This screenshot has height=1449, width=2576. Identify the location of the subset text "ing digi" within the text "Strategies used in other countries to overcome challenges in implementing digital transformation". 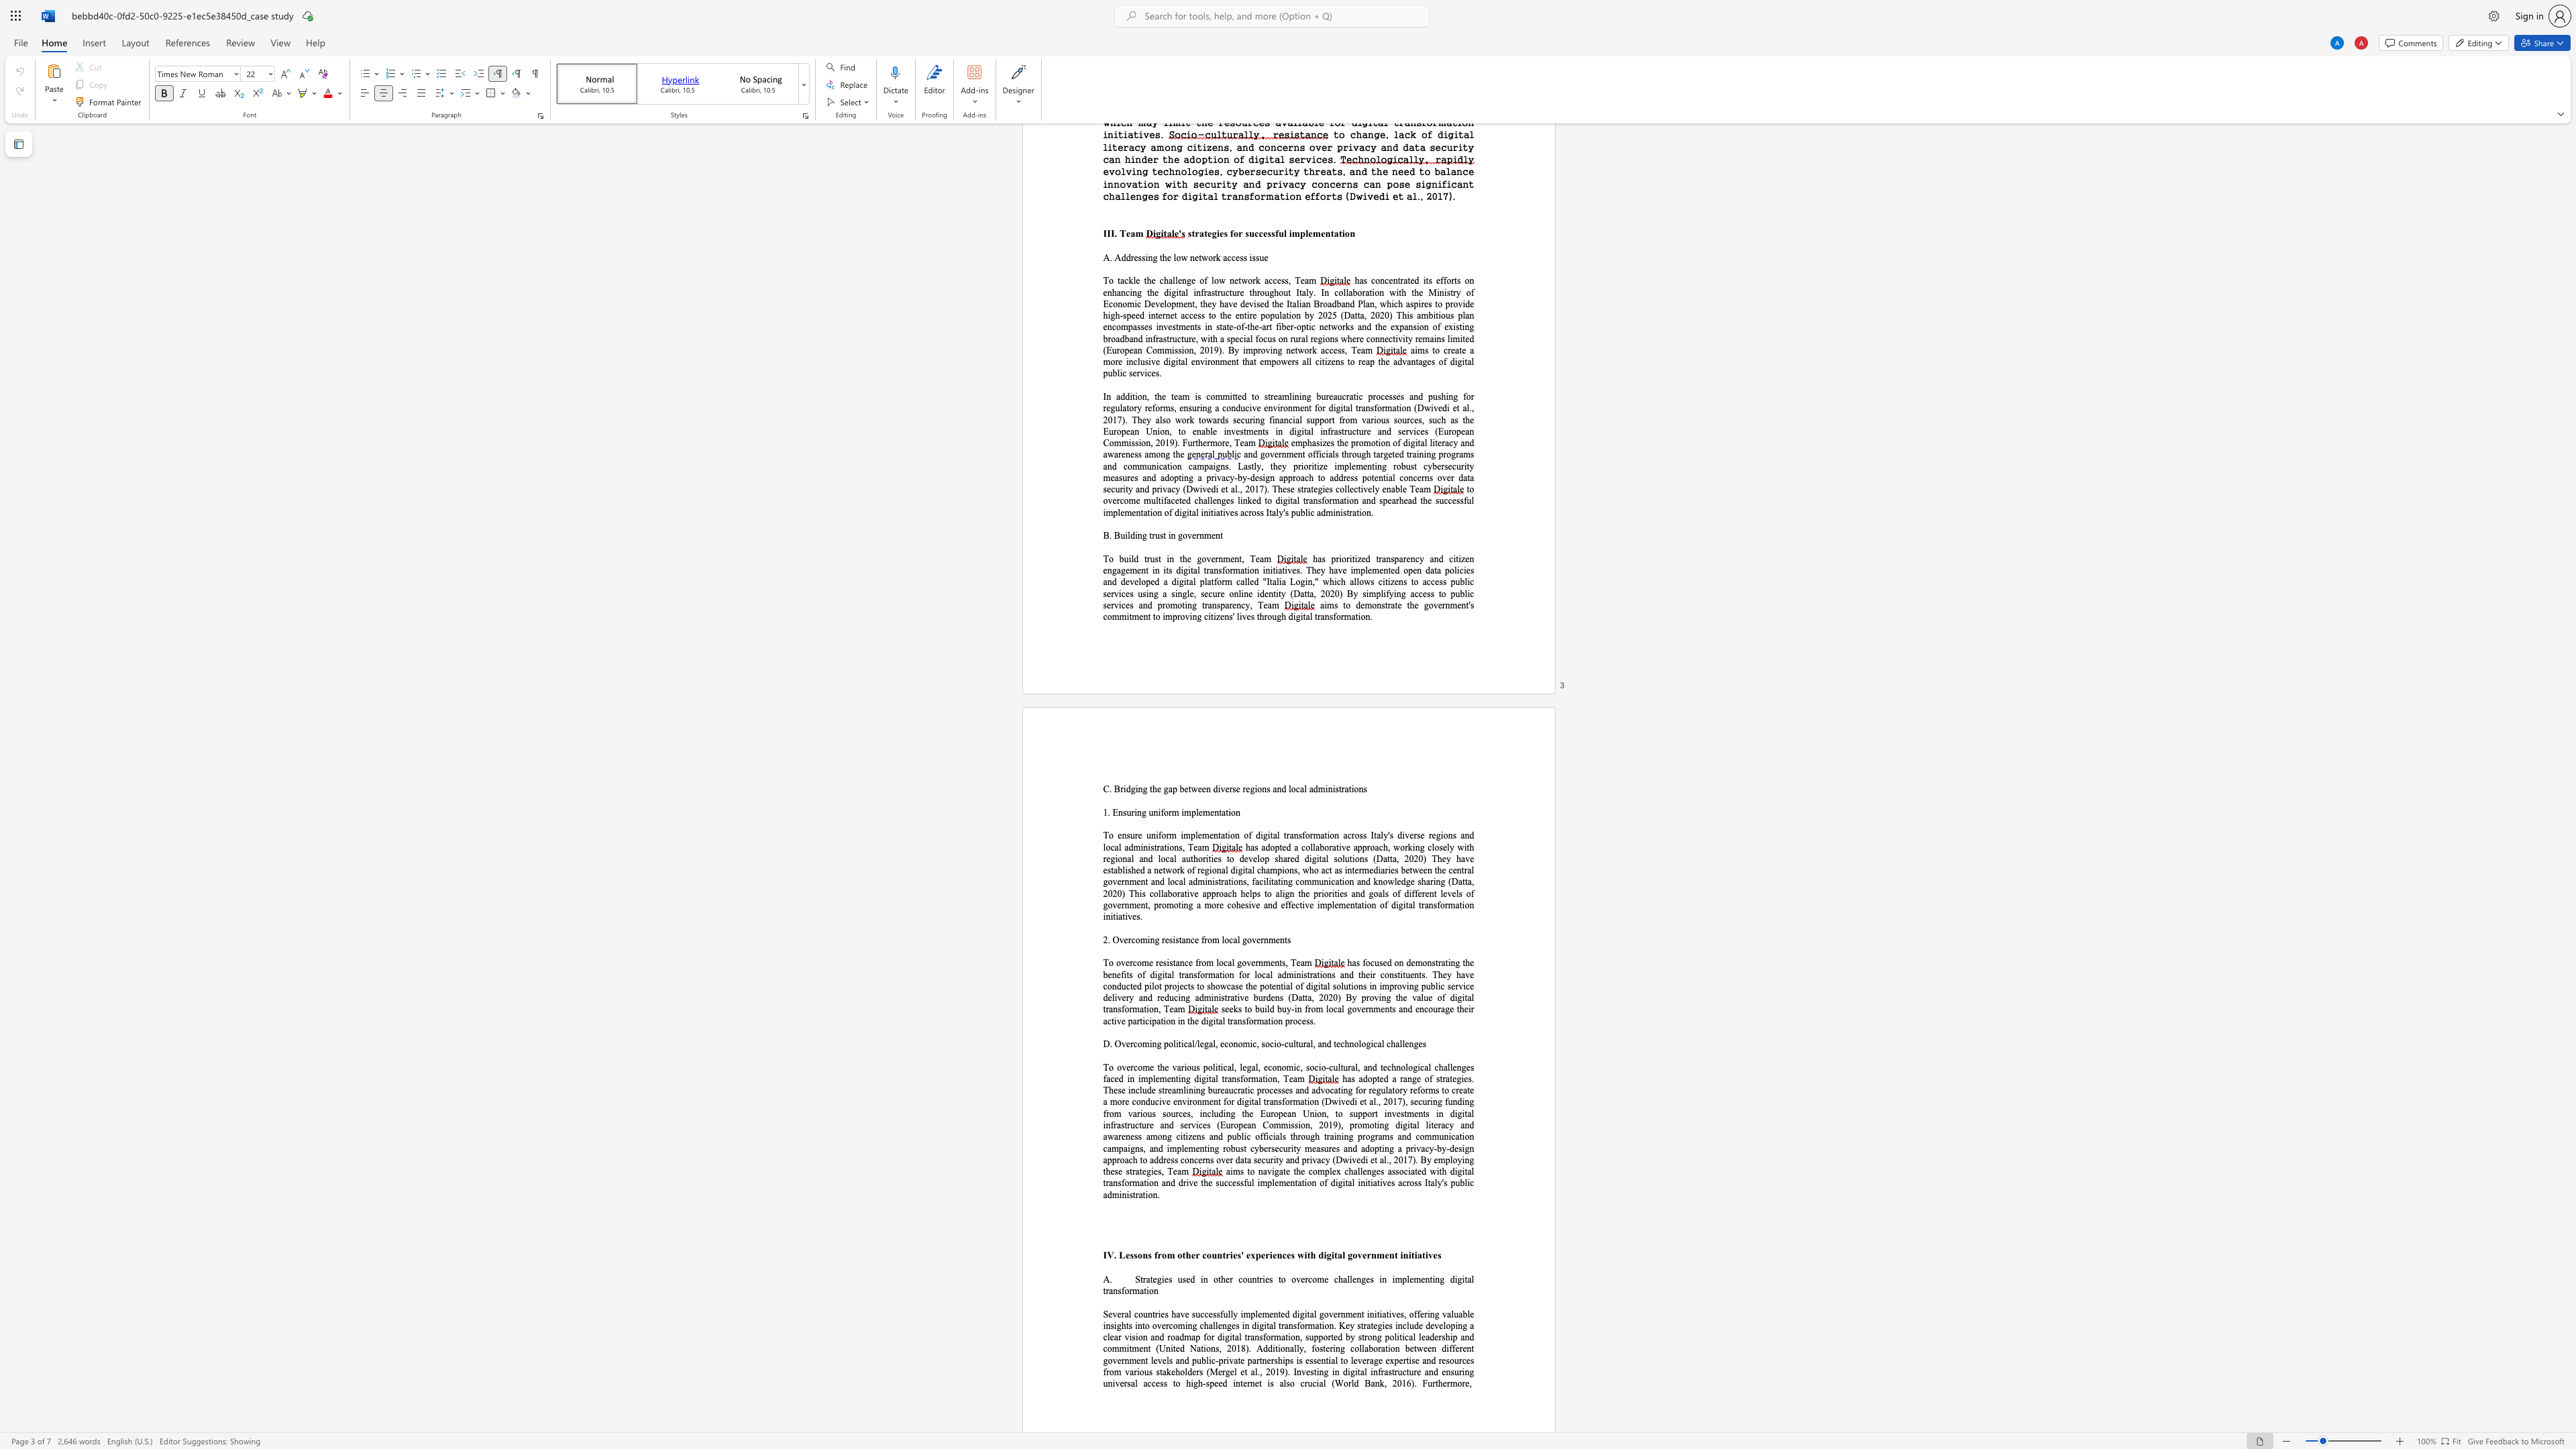
(1432, 1279).